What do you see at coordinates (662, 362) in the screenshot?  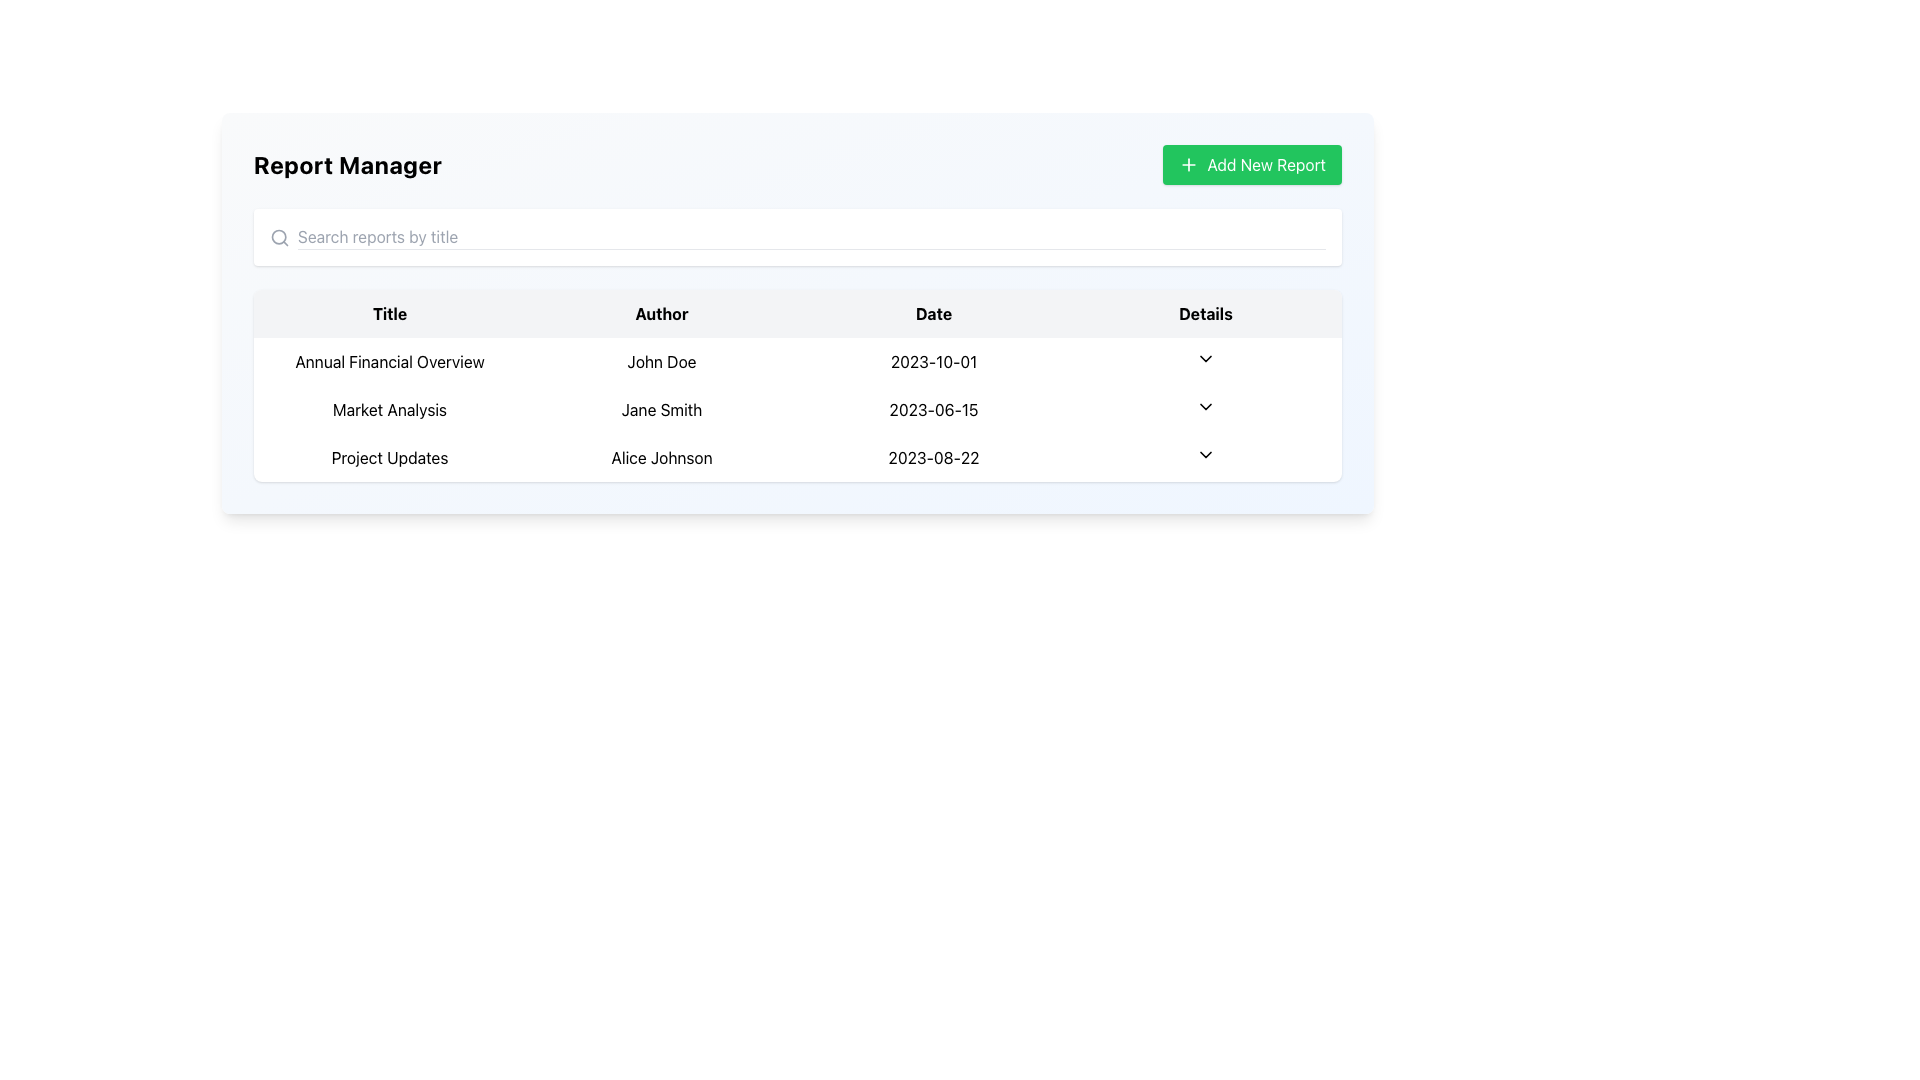 I see `the text label displaying 'John Doe' in the 'Author' column of the table` at bounding box center [662, 362].